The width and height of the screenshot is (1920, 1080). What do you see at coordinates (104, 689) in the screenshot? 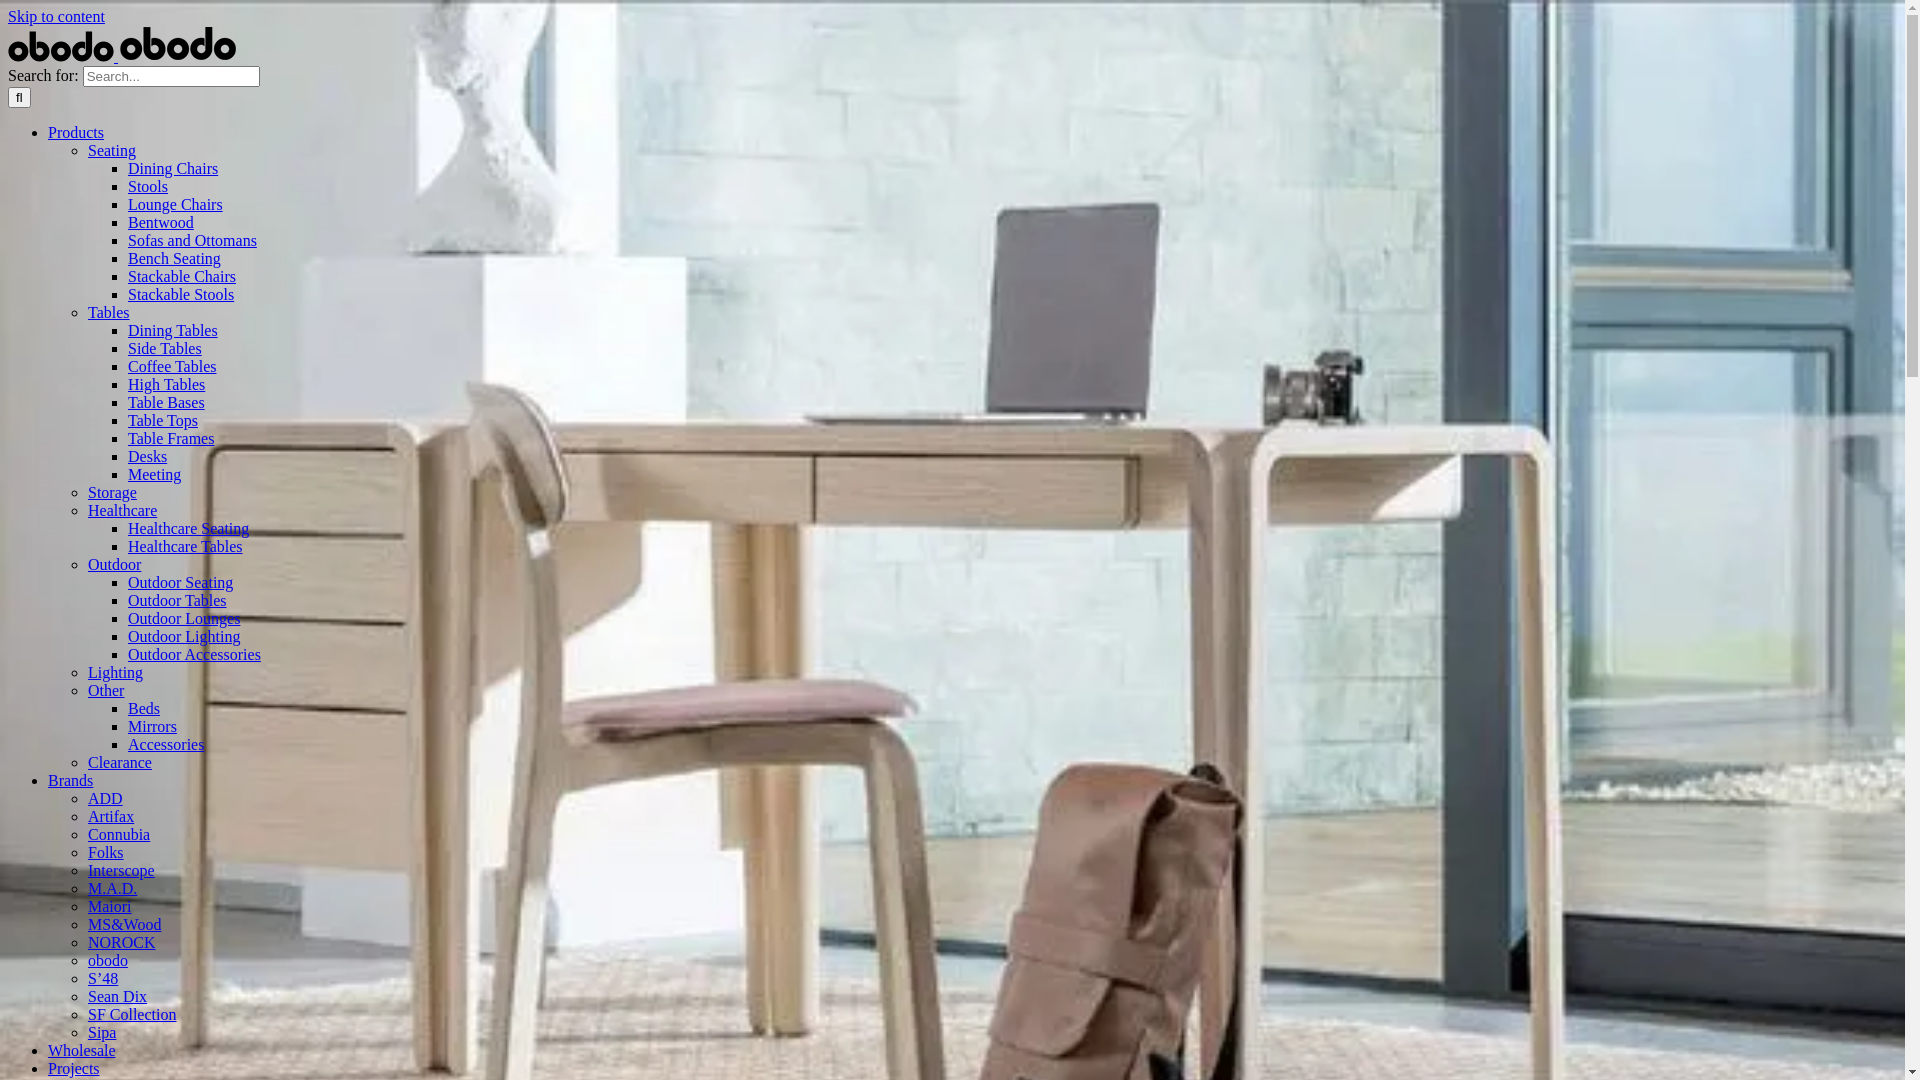
I see `'Other'` at bounding box center [104, 689].